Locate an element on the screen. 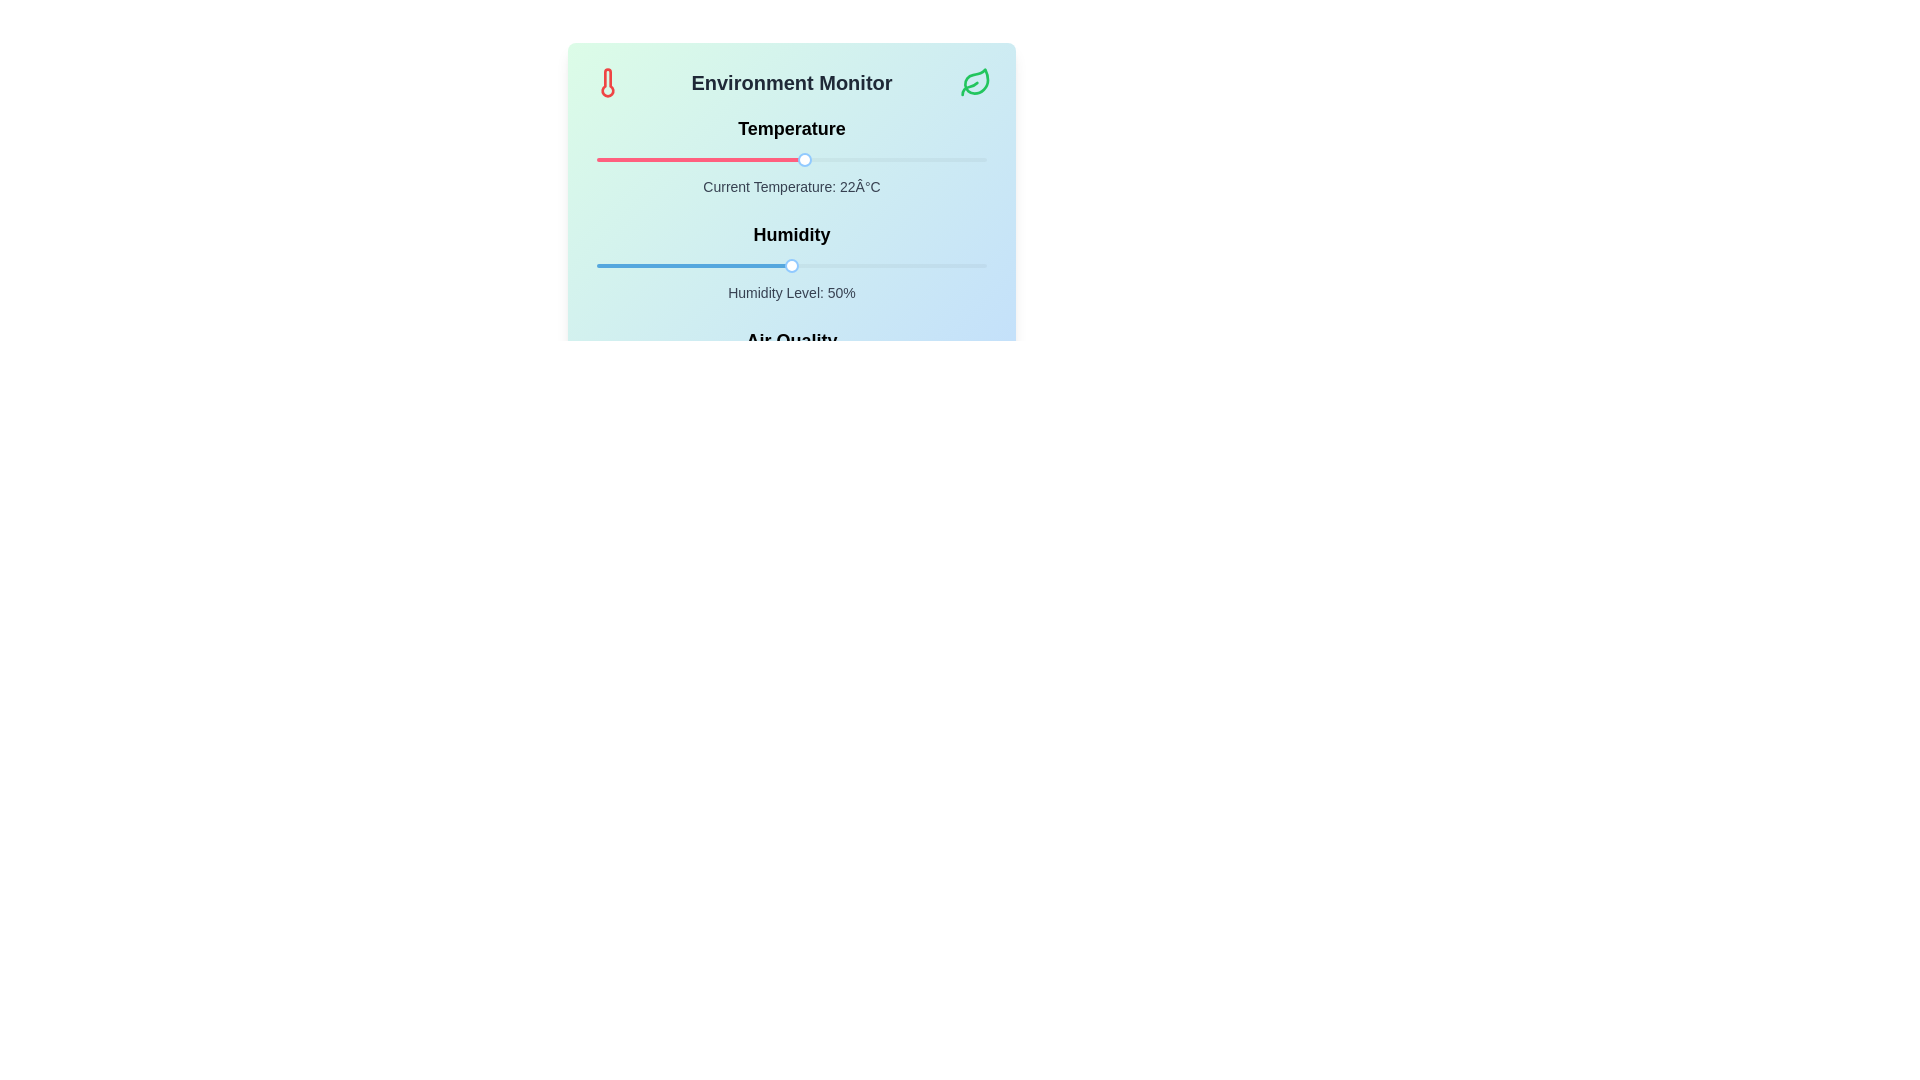  the humidity is located at coordinates (627, 265).